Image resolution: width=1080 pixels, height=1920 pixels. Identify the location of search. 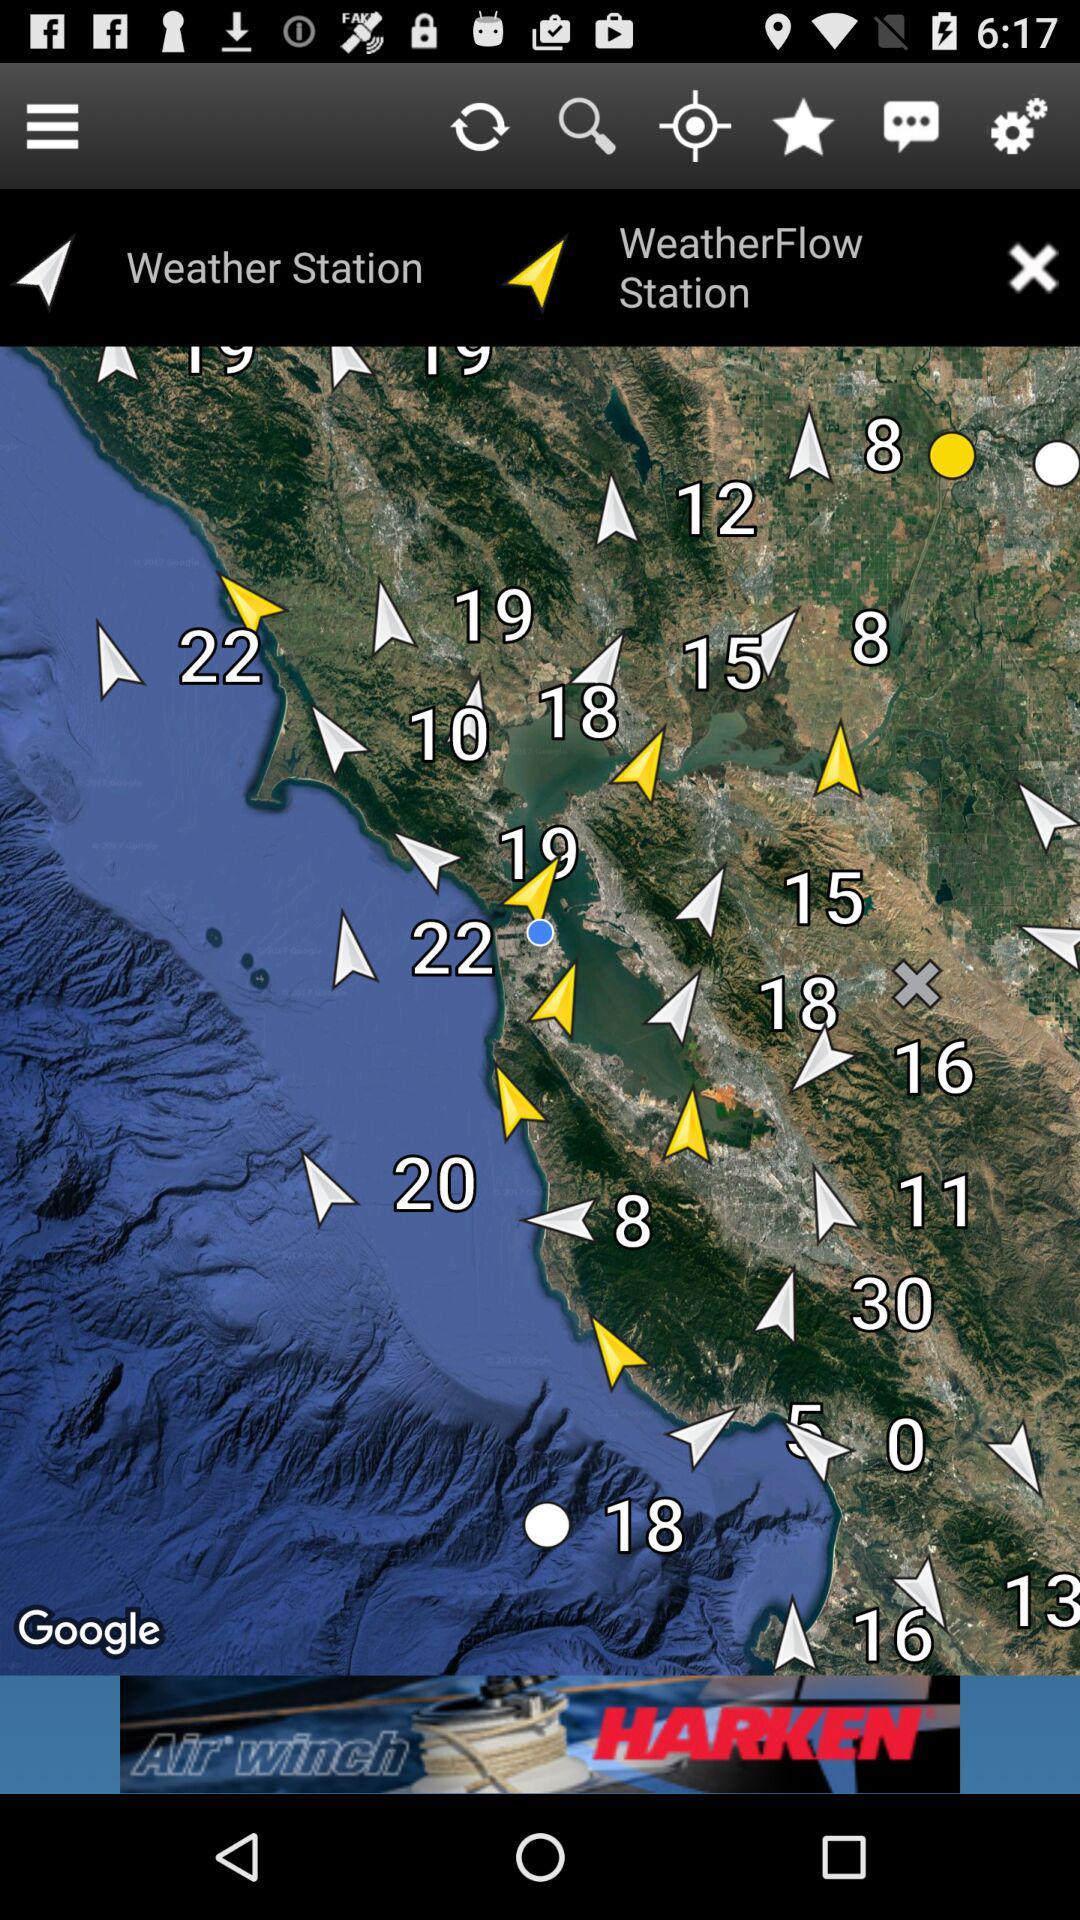
(586, 124).